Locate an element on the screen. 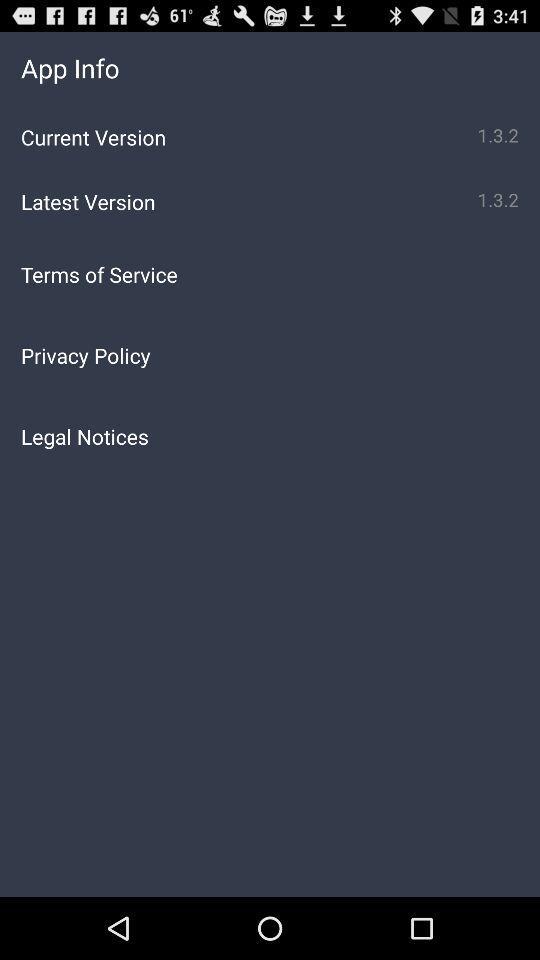 This screenshot has width=540, height=960. the icon above the legal notices is located at coordinates (270, 355).